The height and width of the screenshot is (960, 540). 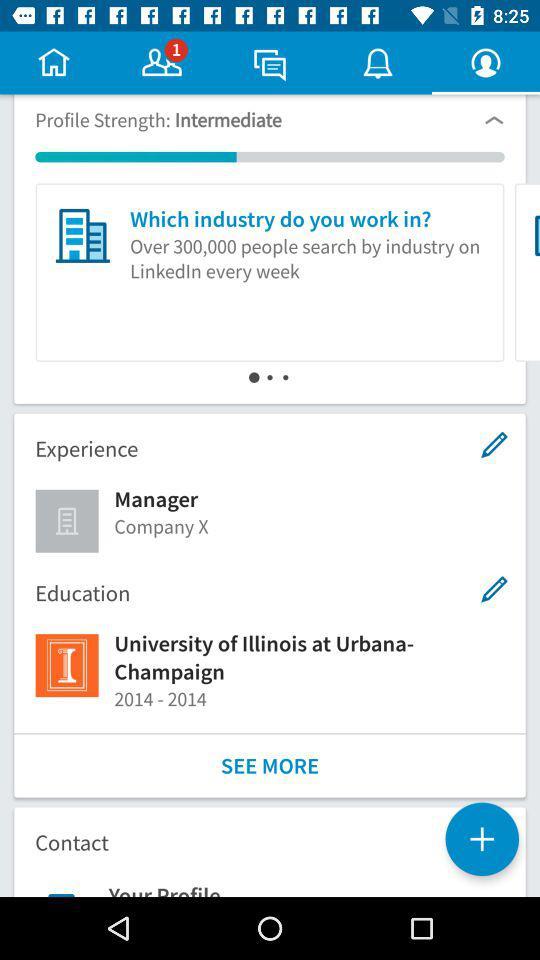 I want to click on the add icon, so click(x=481, y=839).